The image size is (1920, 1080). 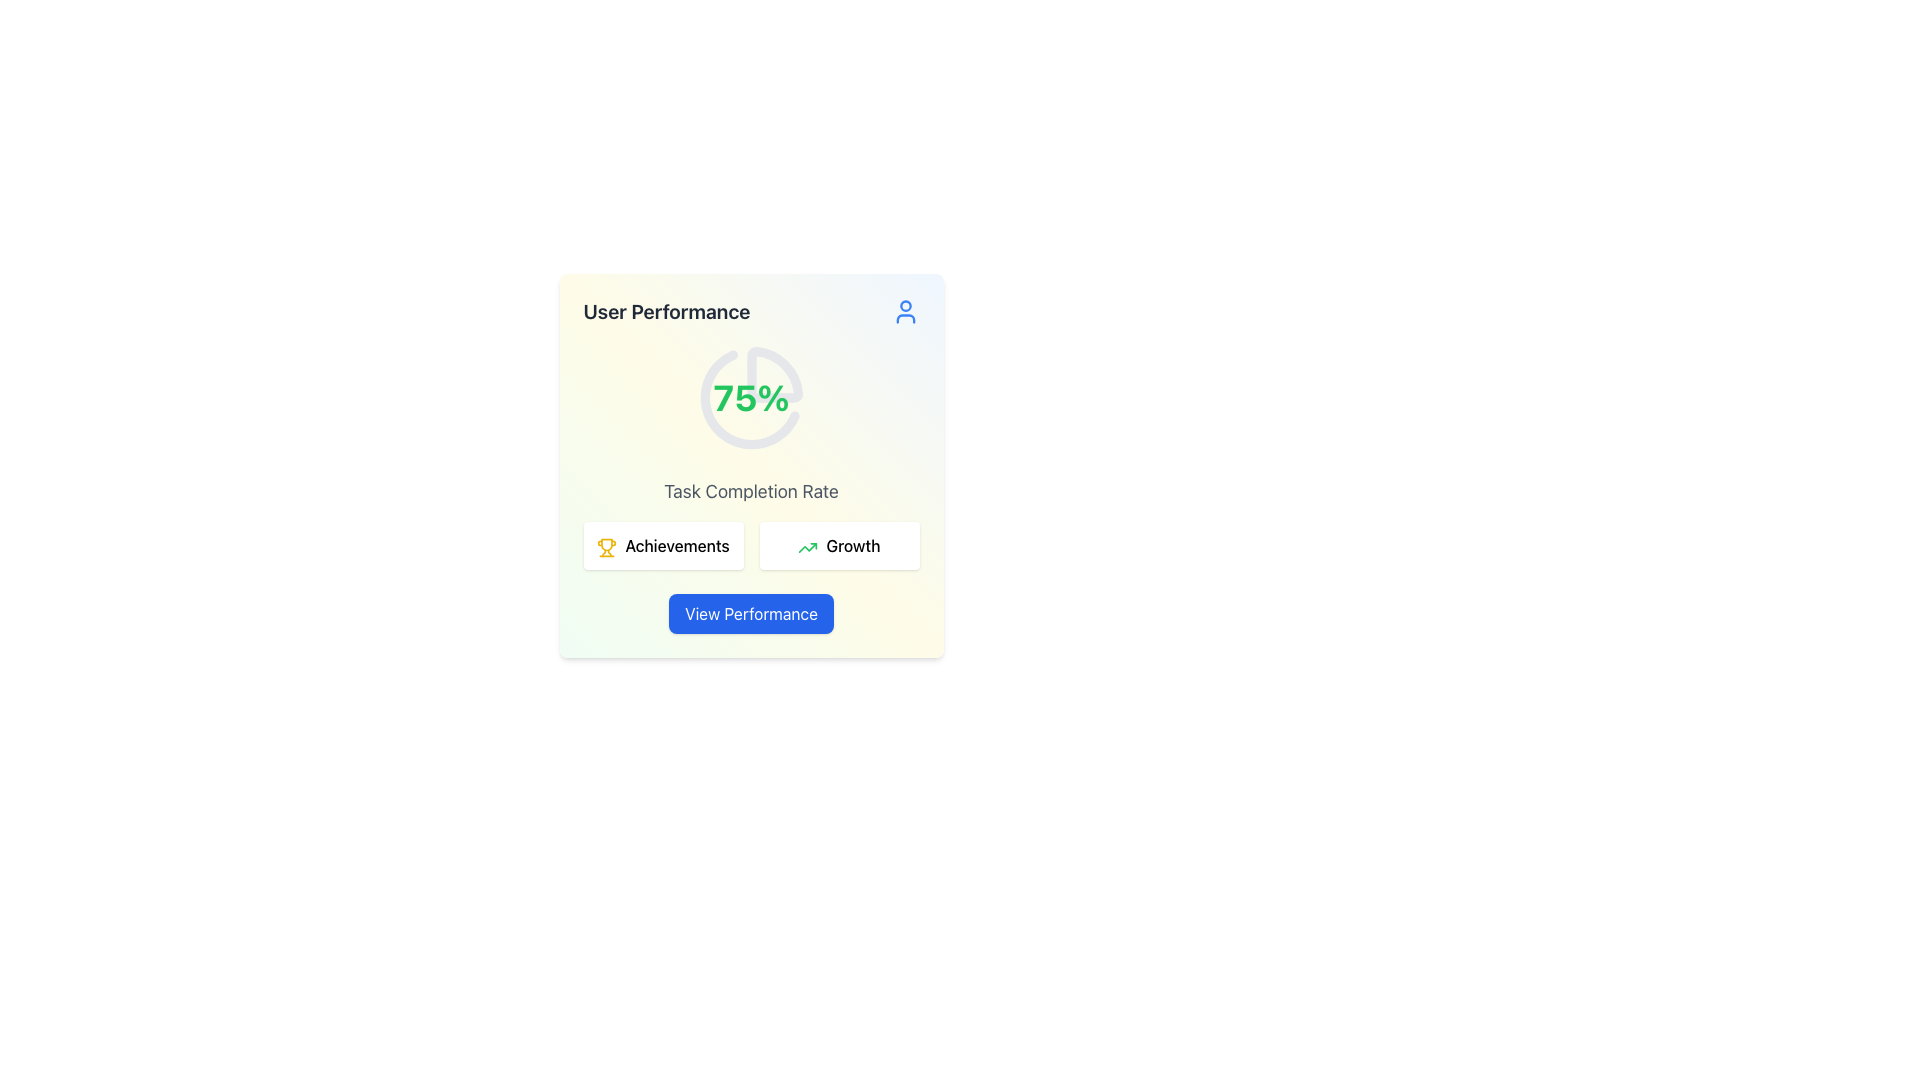 What do you see at coordinates (663, 546) in the screenshot?
I see `the Label card with a trophy icon and the text 'Achievements', which is the first card in the left column of a two-column grid layout` at bounding box center [663, 546].